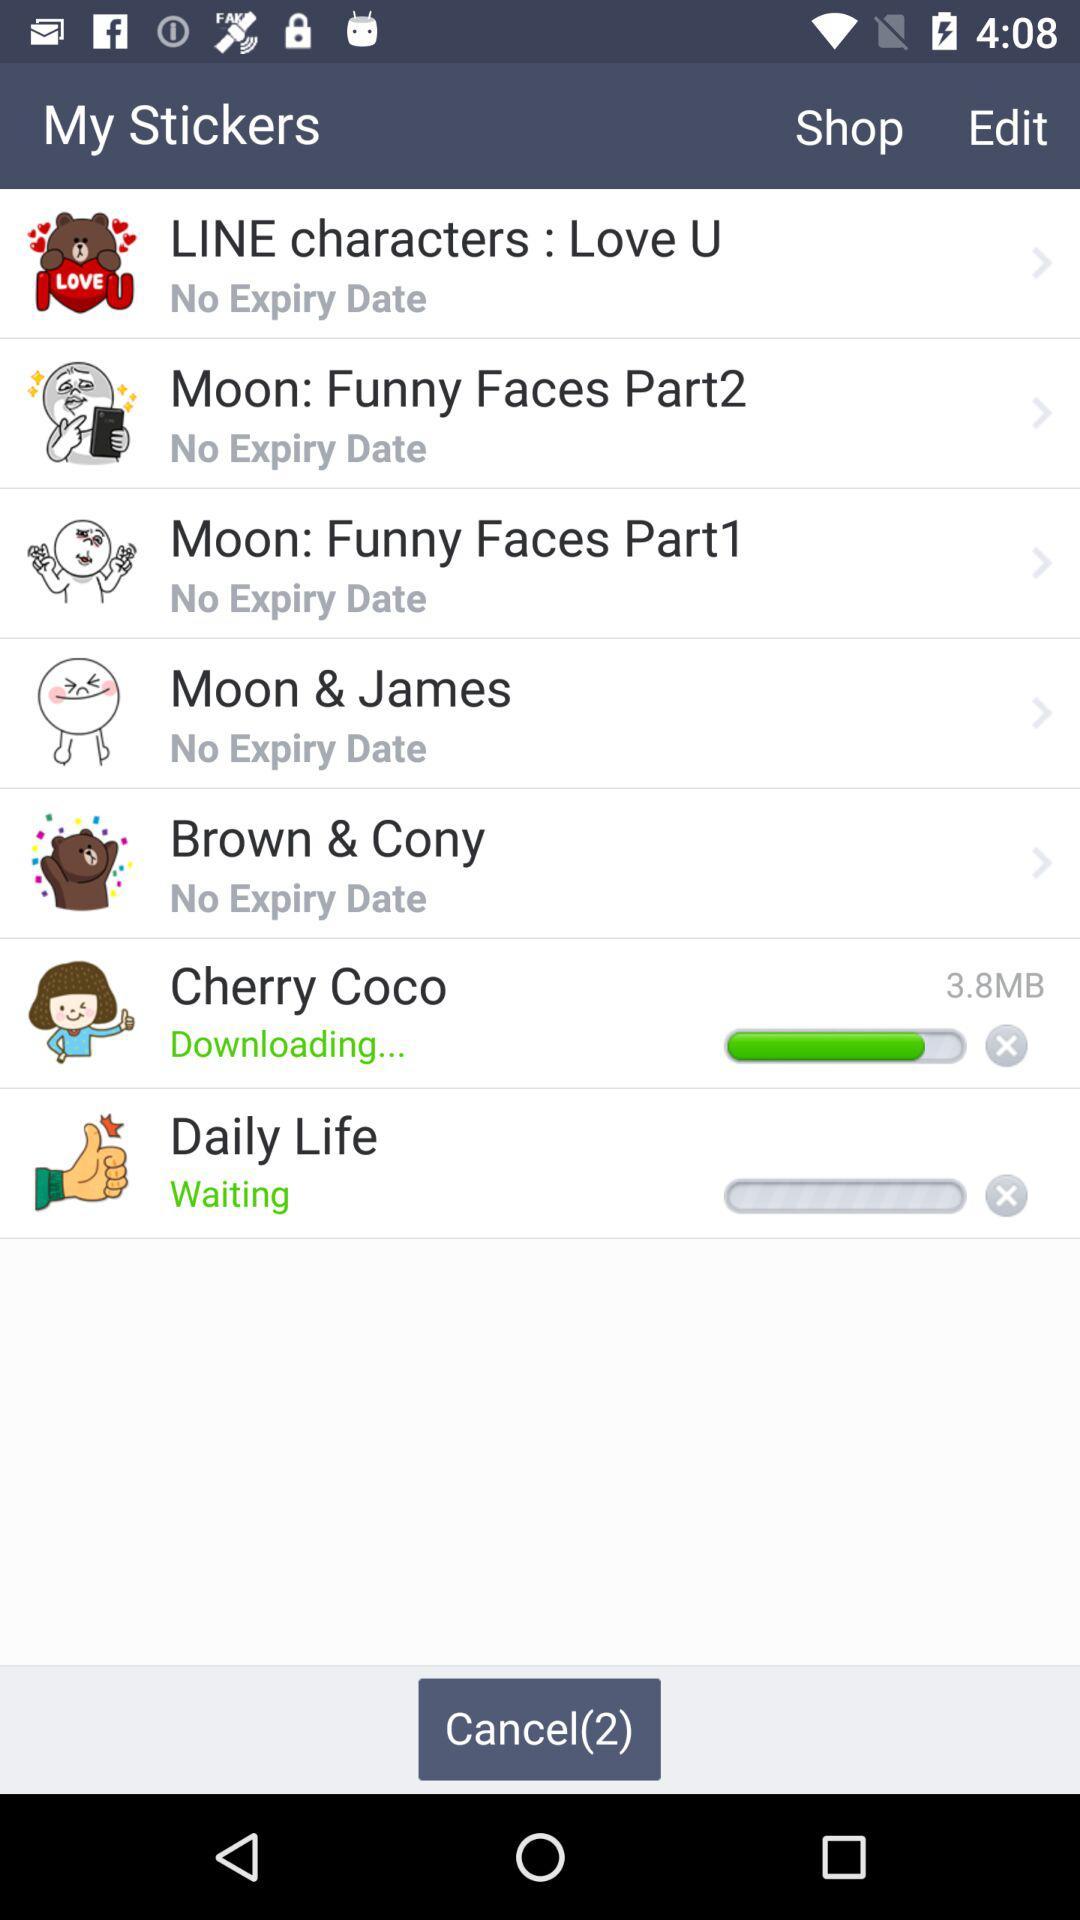  I want to click on cancel download, so click(1006, 1046).